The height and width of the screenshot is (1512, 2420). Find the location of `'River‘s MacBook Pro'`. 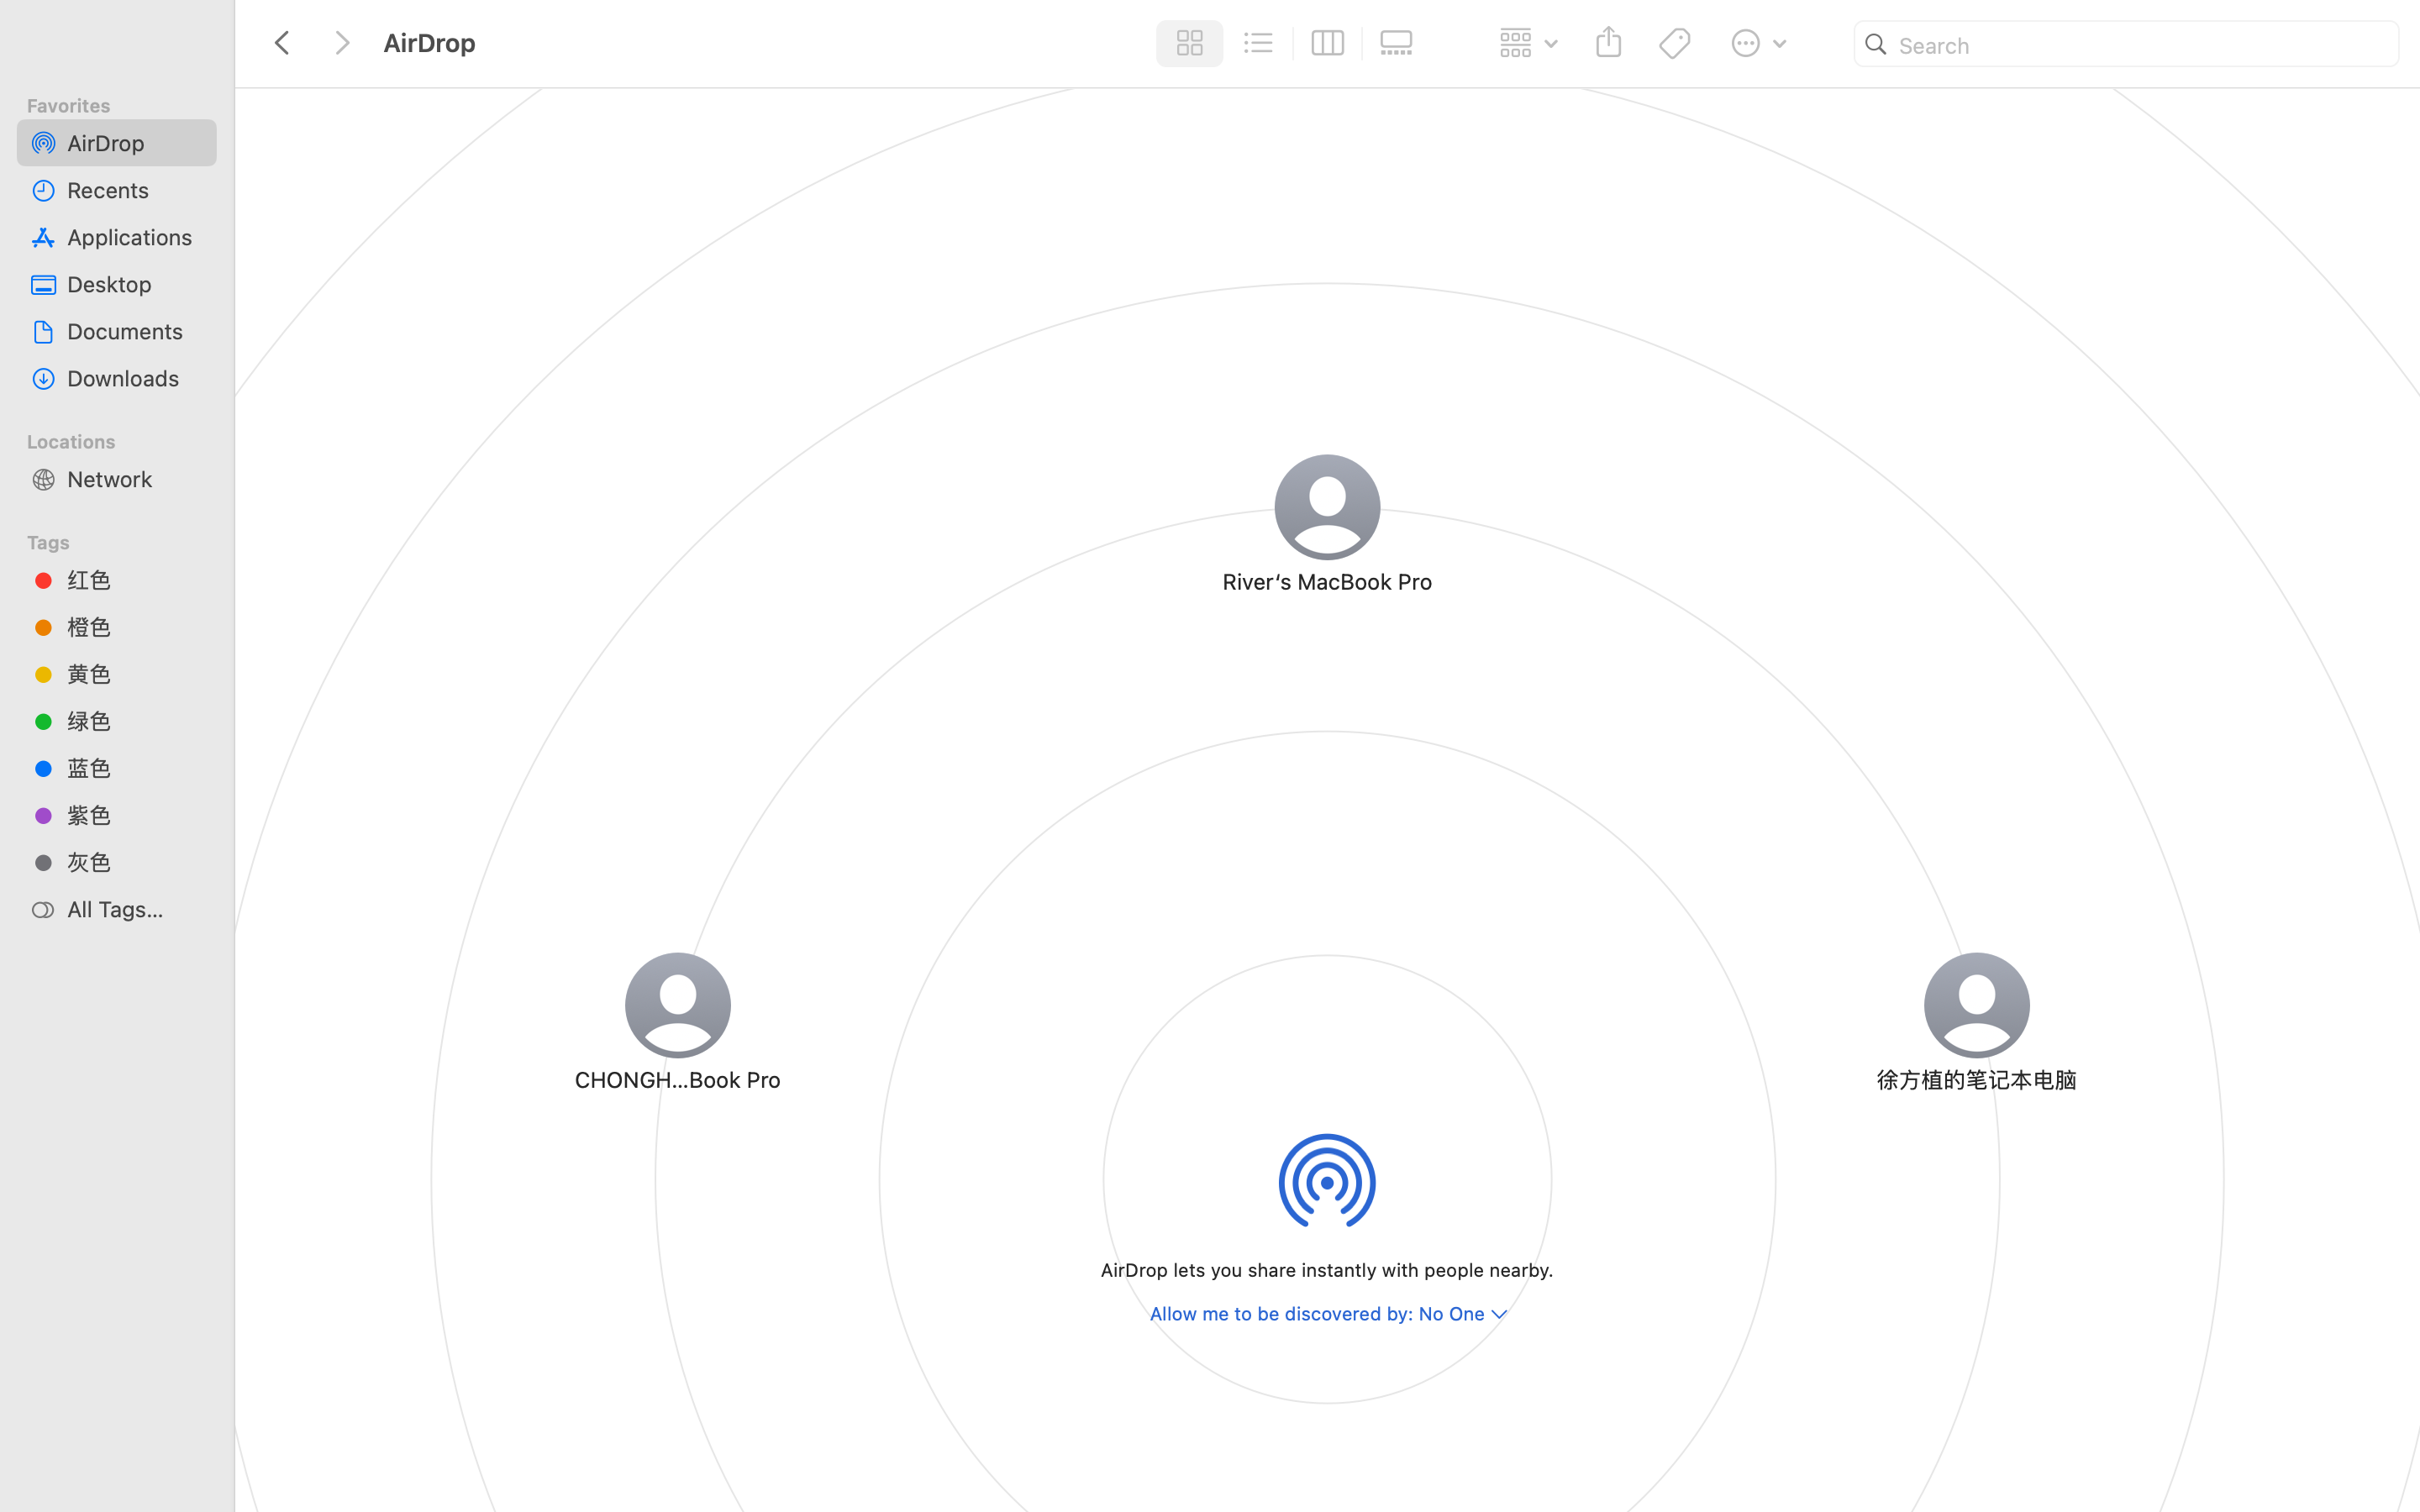

'River‘s MacBook Pro' is located at coordinates (1326, 580).